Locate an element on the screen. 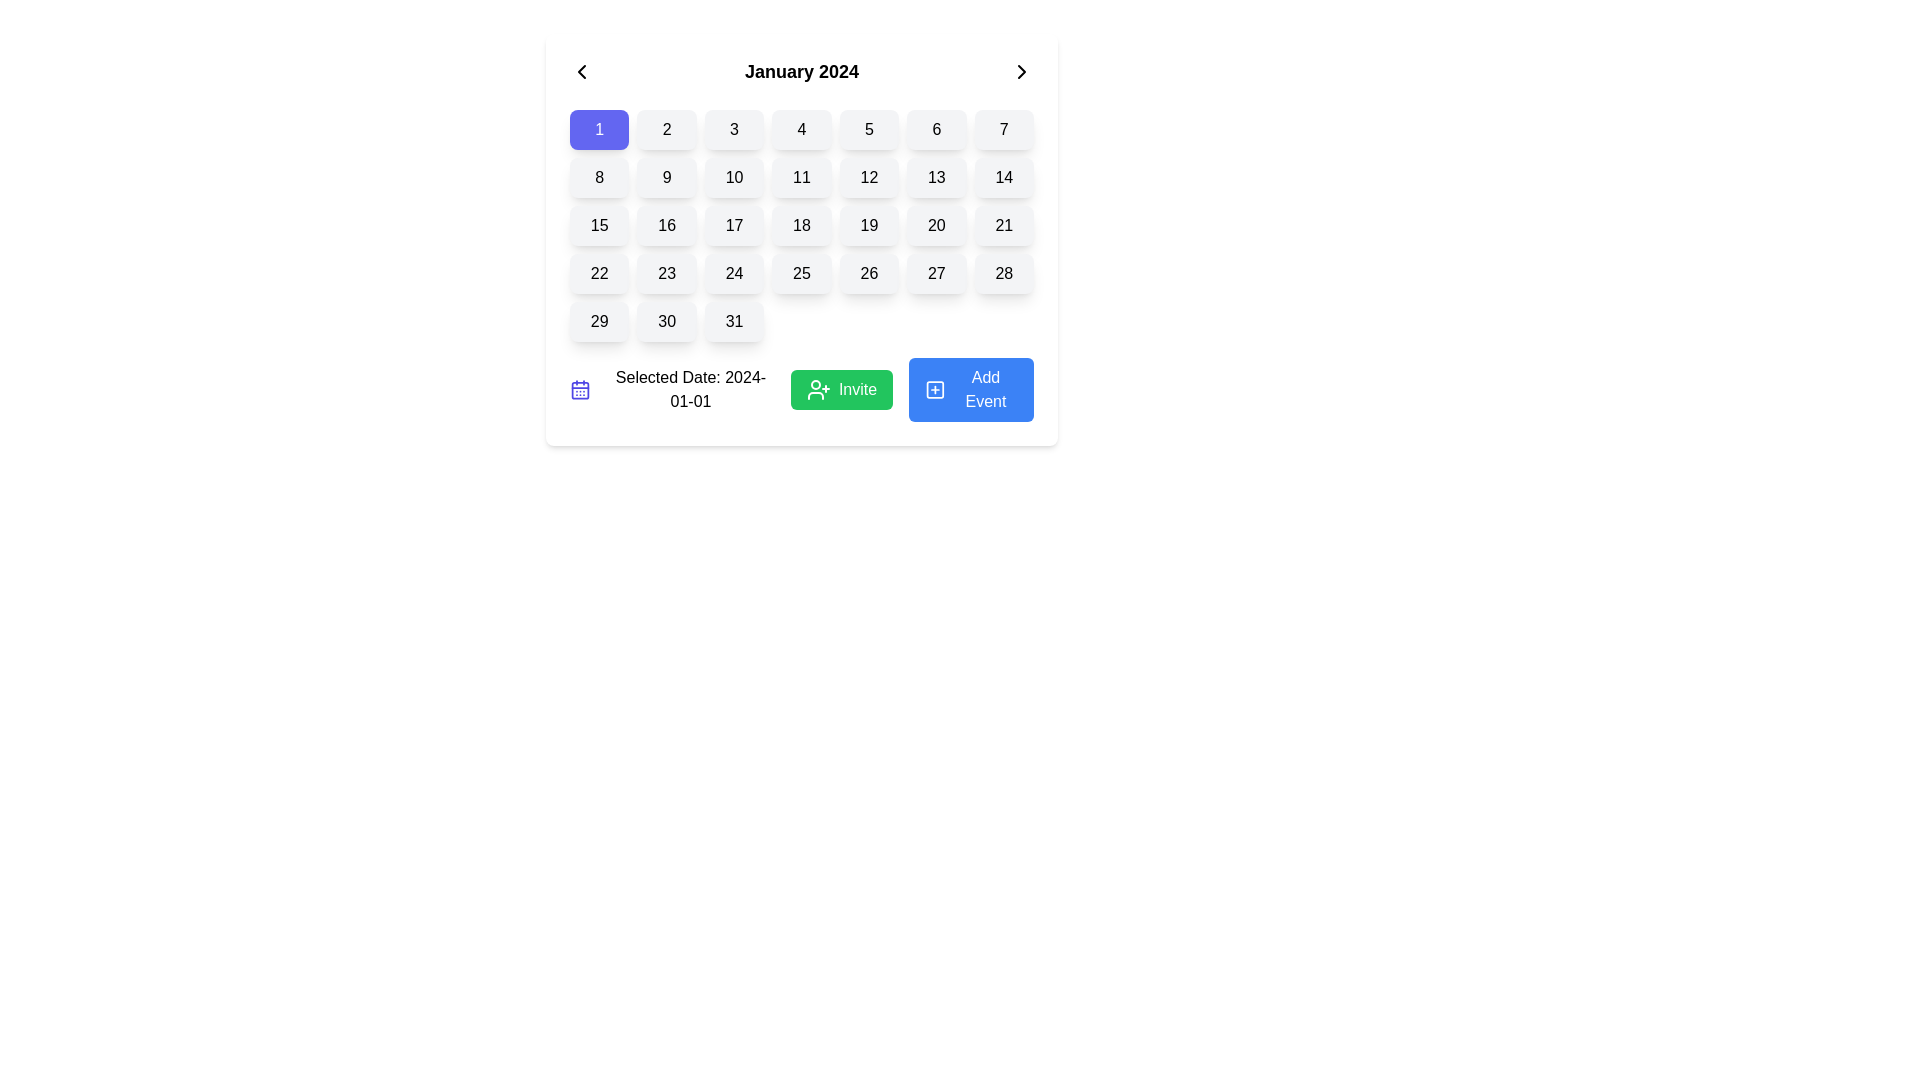  the leftmost chevron button in the header section is located at coordinates (580, 71).